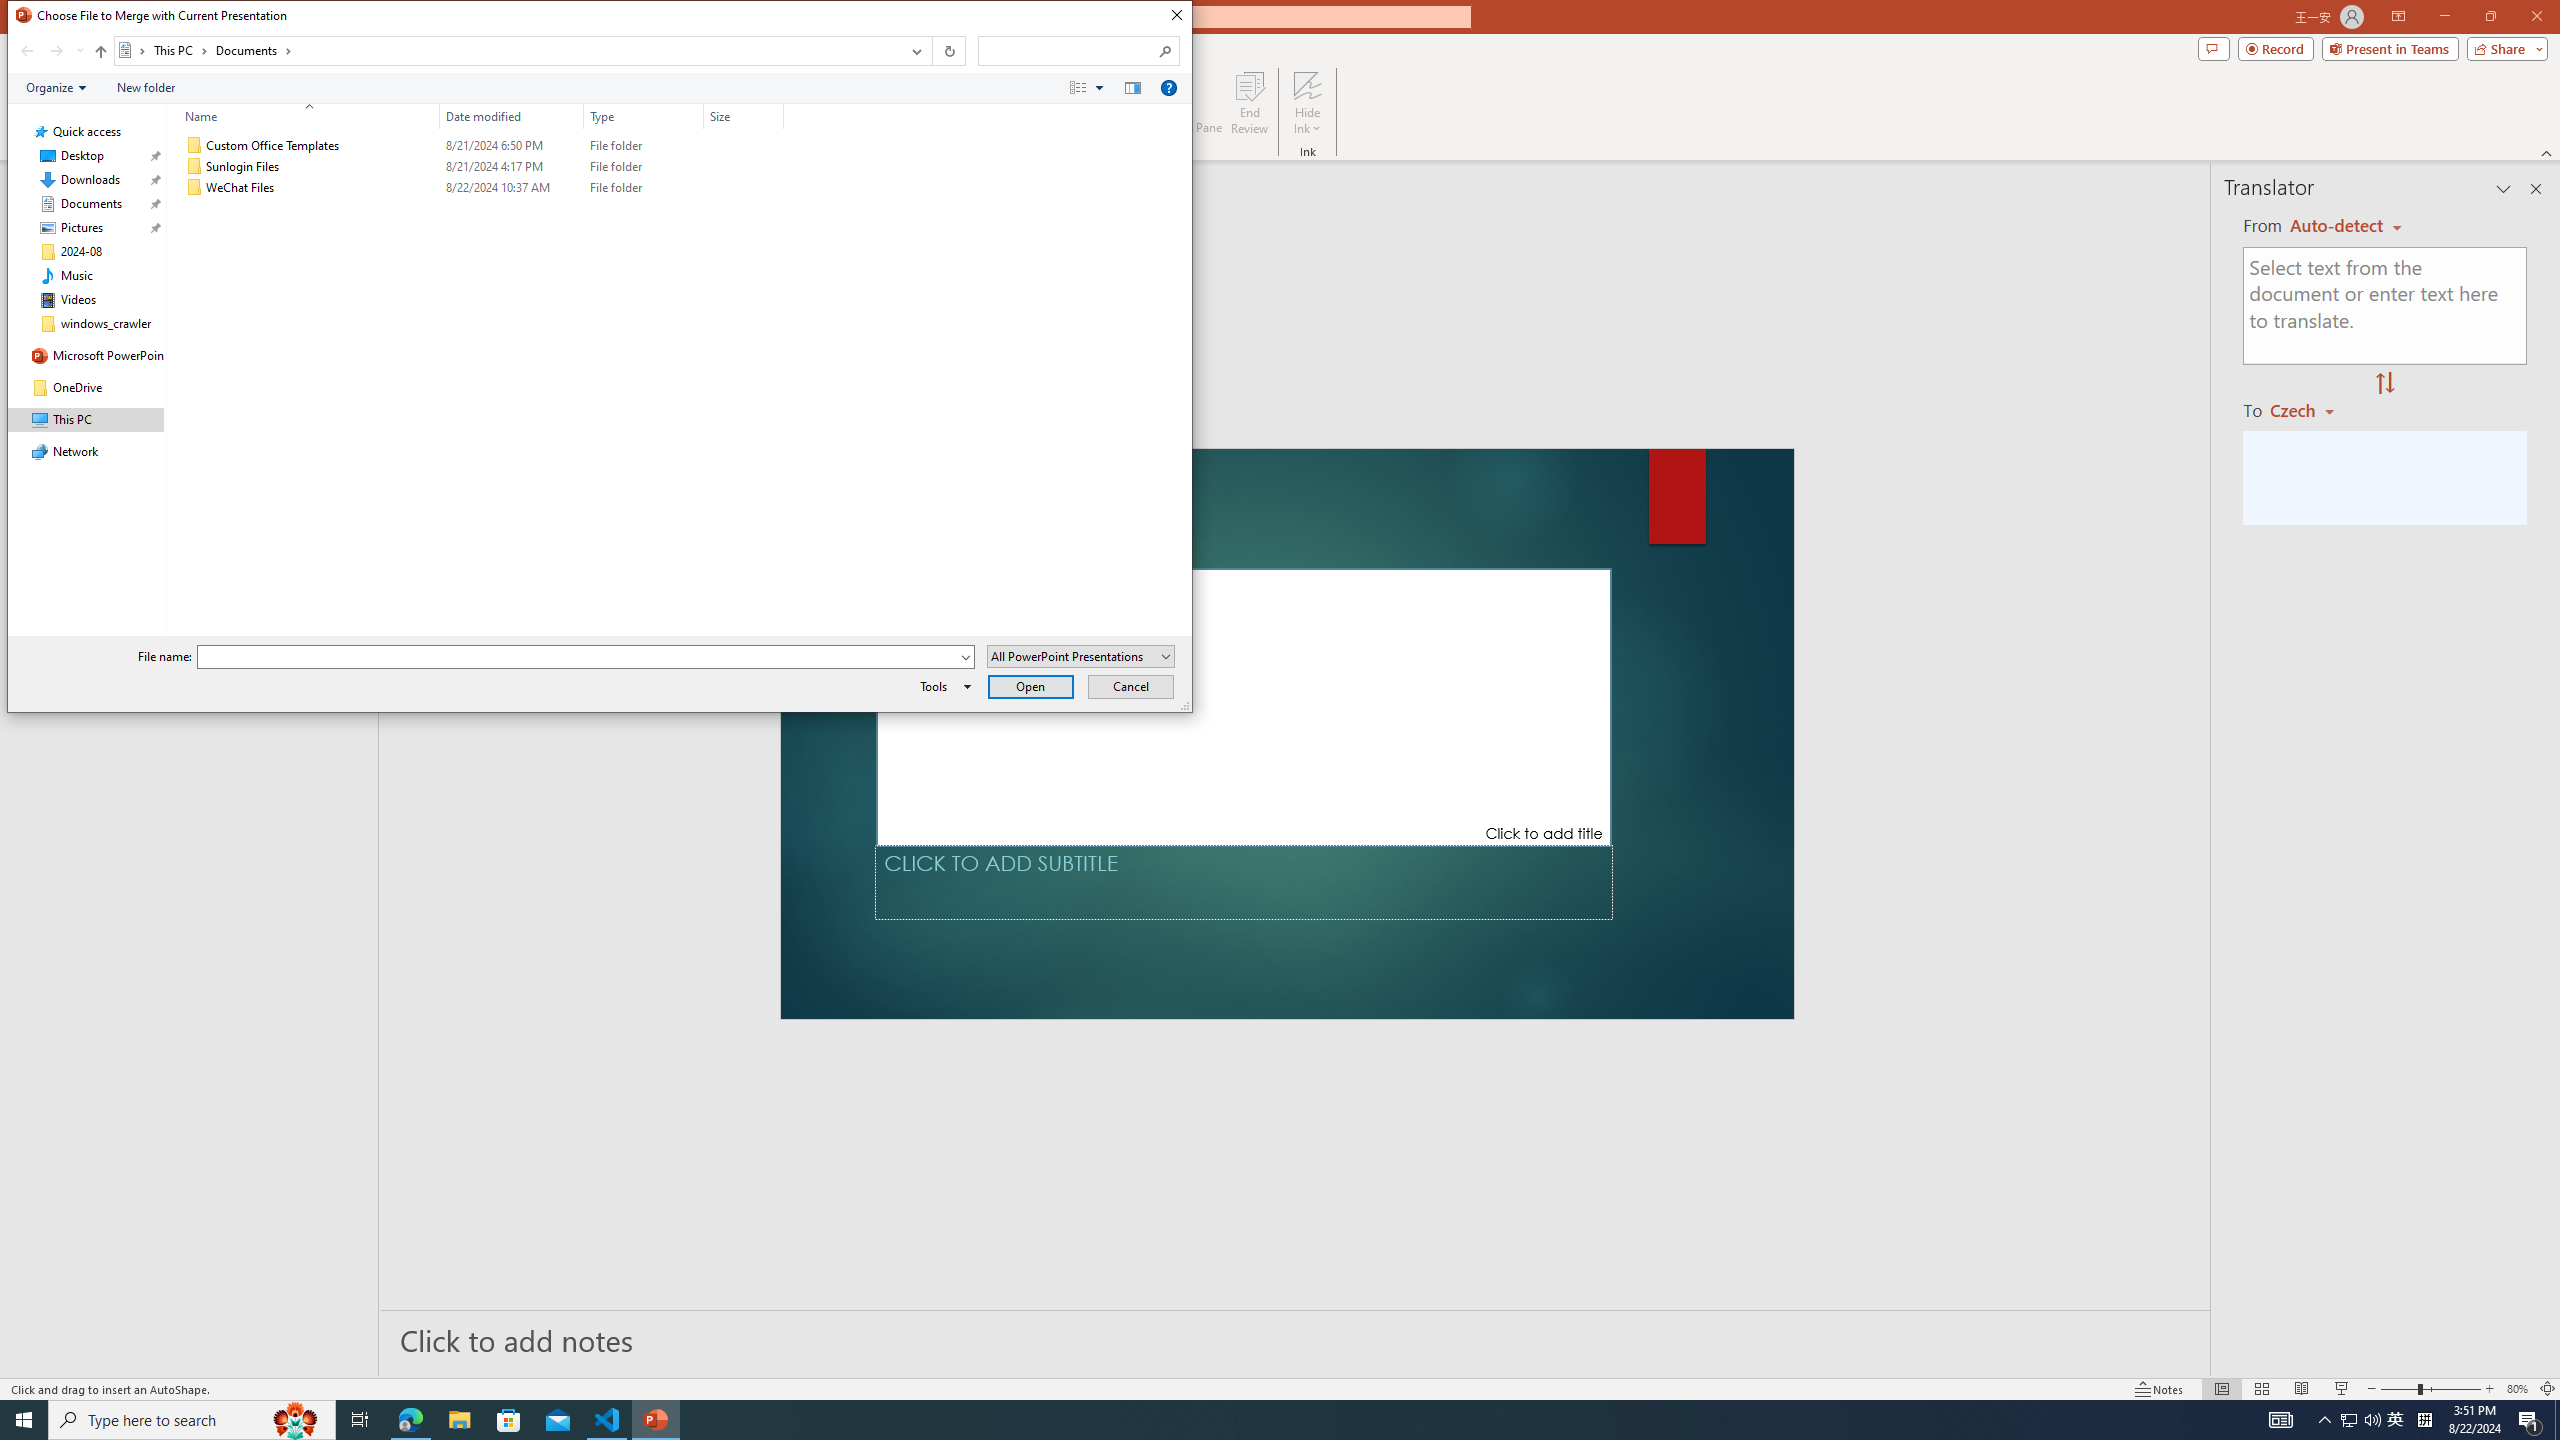  What do you see at coordinates (1308, 84) in the screenshot?
I see `'Hide Ink'` at bounding box center [1308, 84].